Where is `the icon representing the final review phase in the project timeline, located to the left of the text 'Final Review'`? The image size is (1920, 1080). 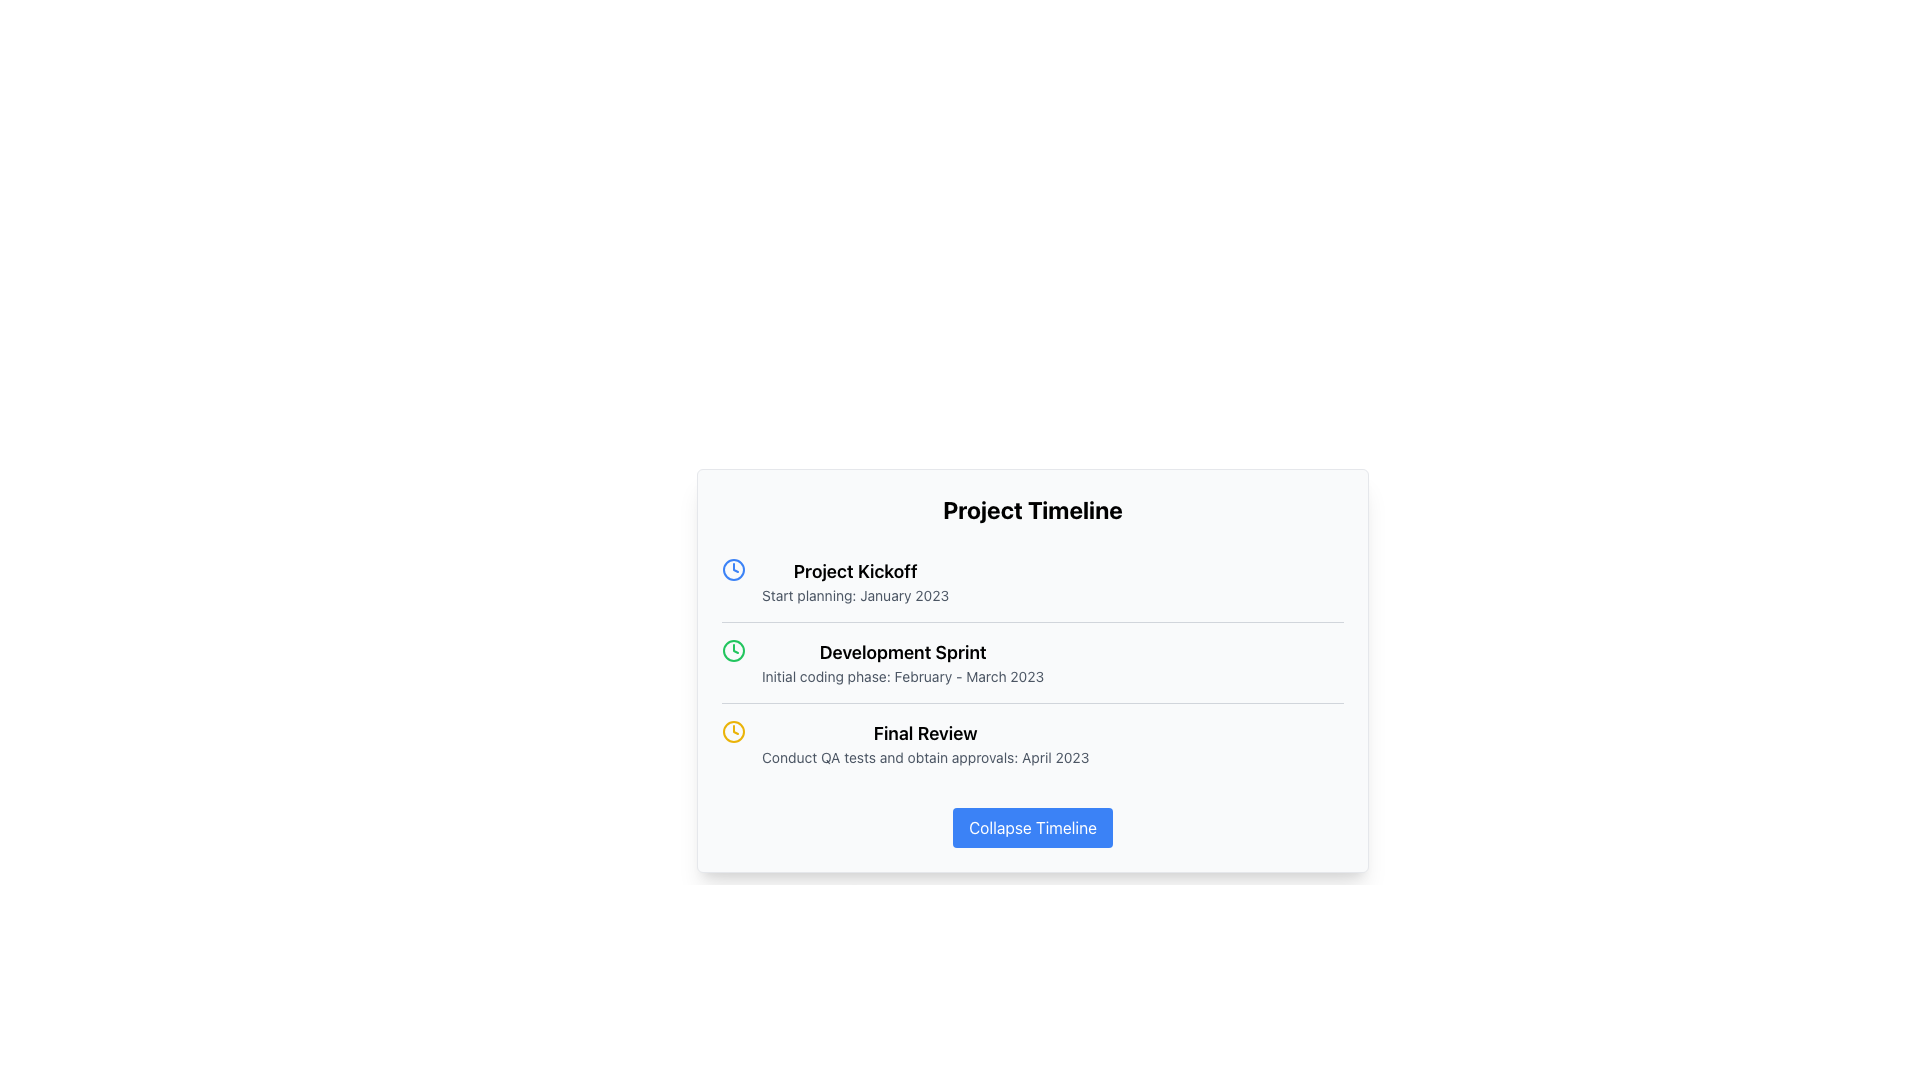 the icon representing the final review phase in the project timeline, located to the left of the text 'Final Review' is located at coordinates (733, 732).